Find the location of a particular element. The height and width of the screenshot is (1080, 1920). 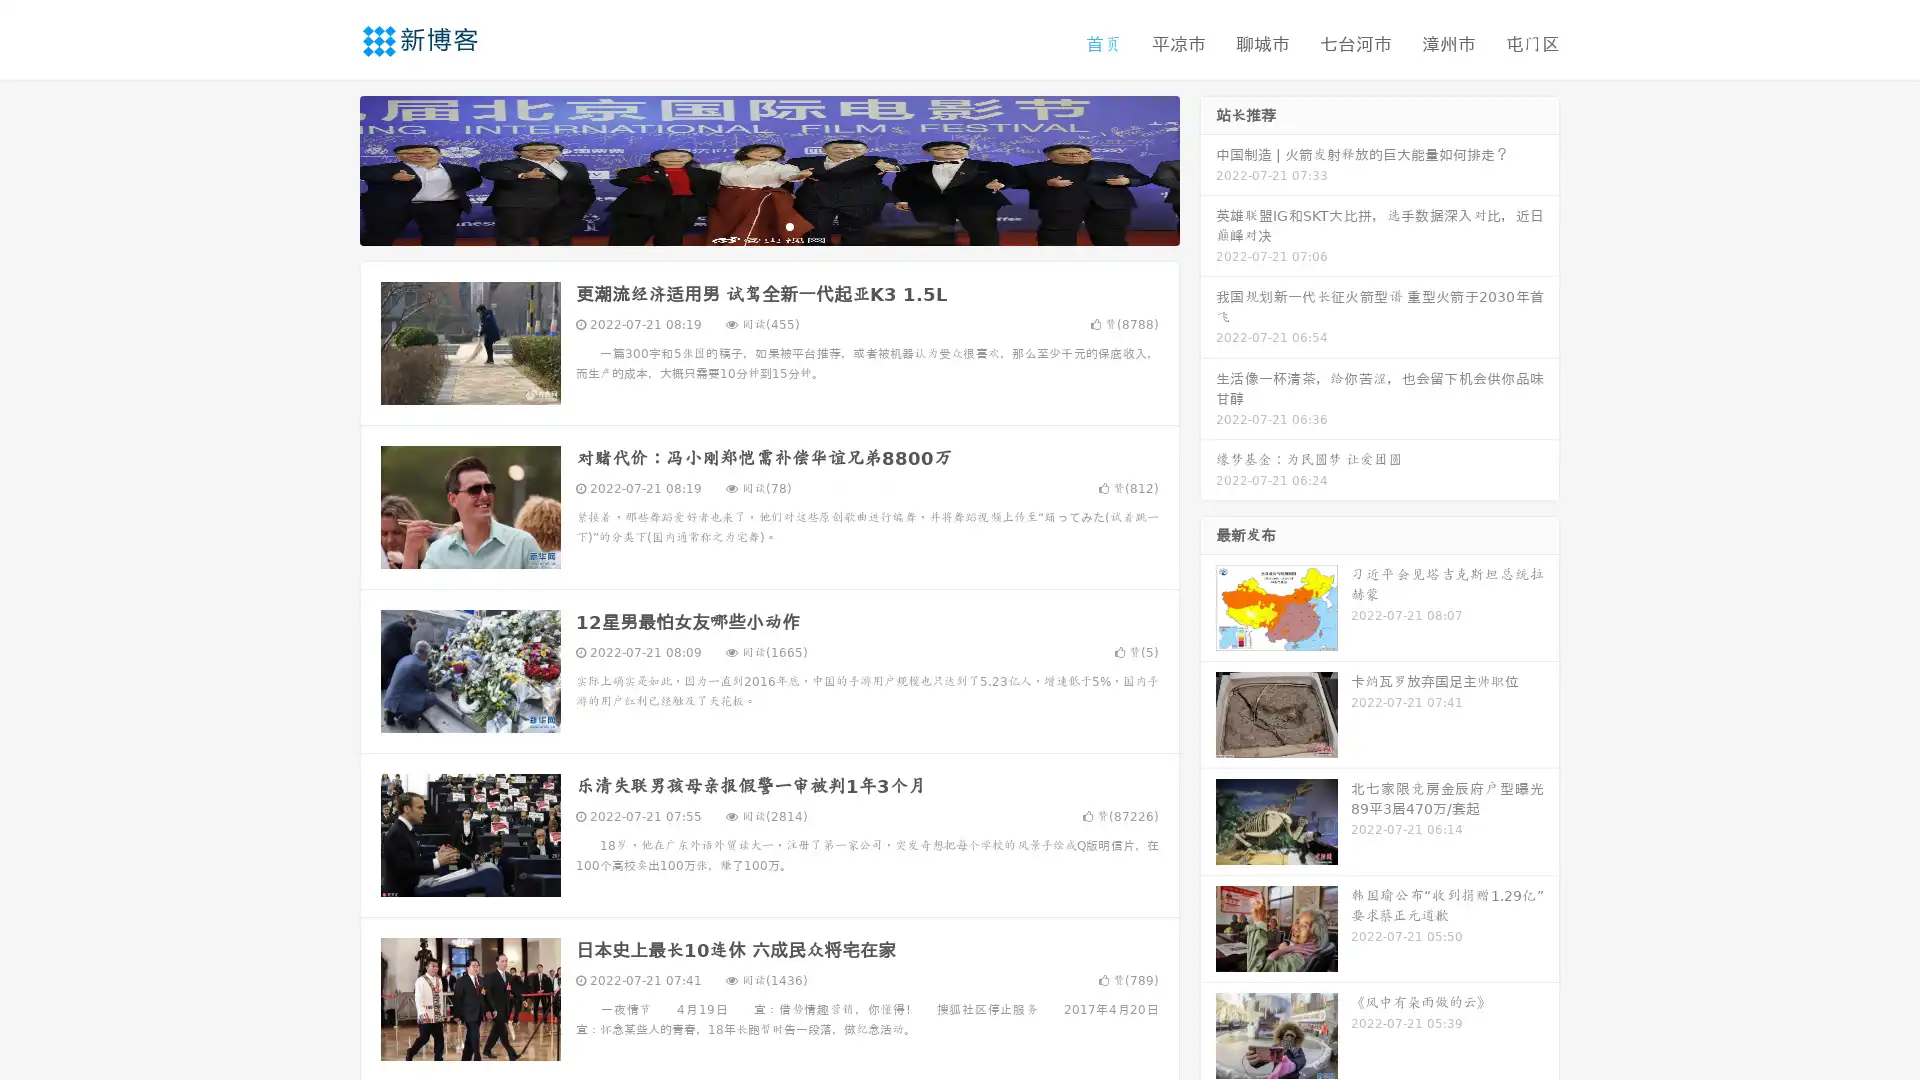

Previous slide is located at coordinates (330, 168).